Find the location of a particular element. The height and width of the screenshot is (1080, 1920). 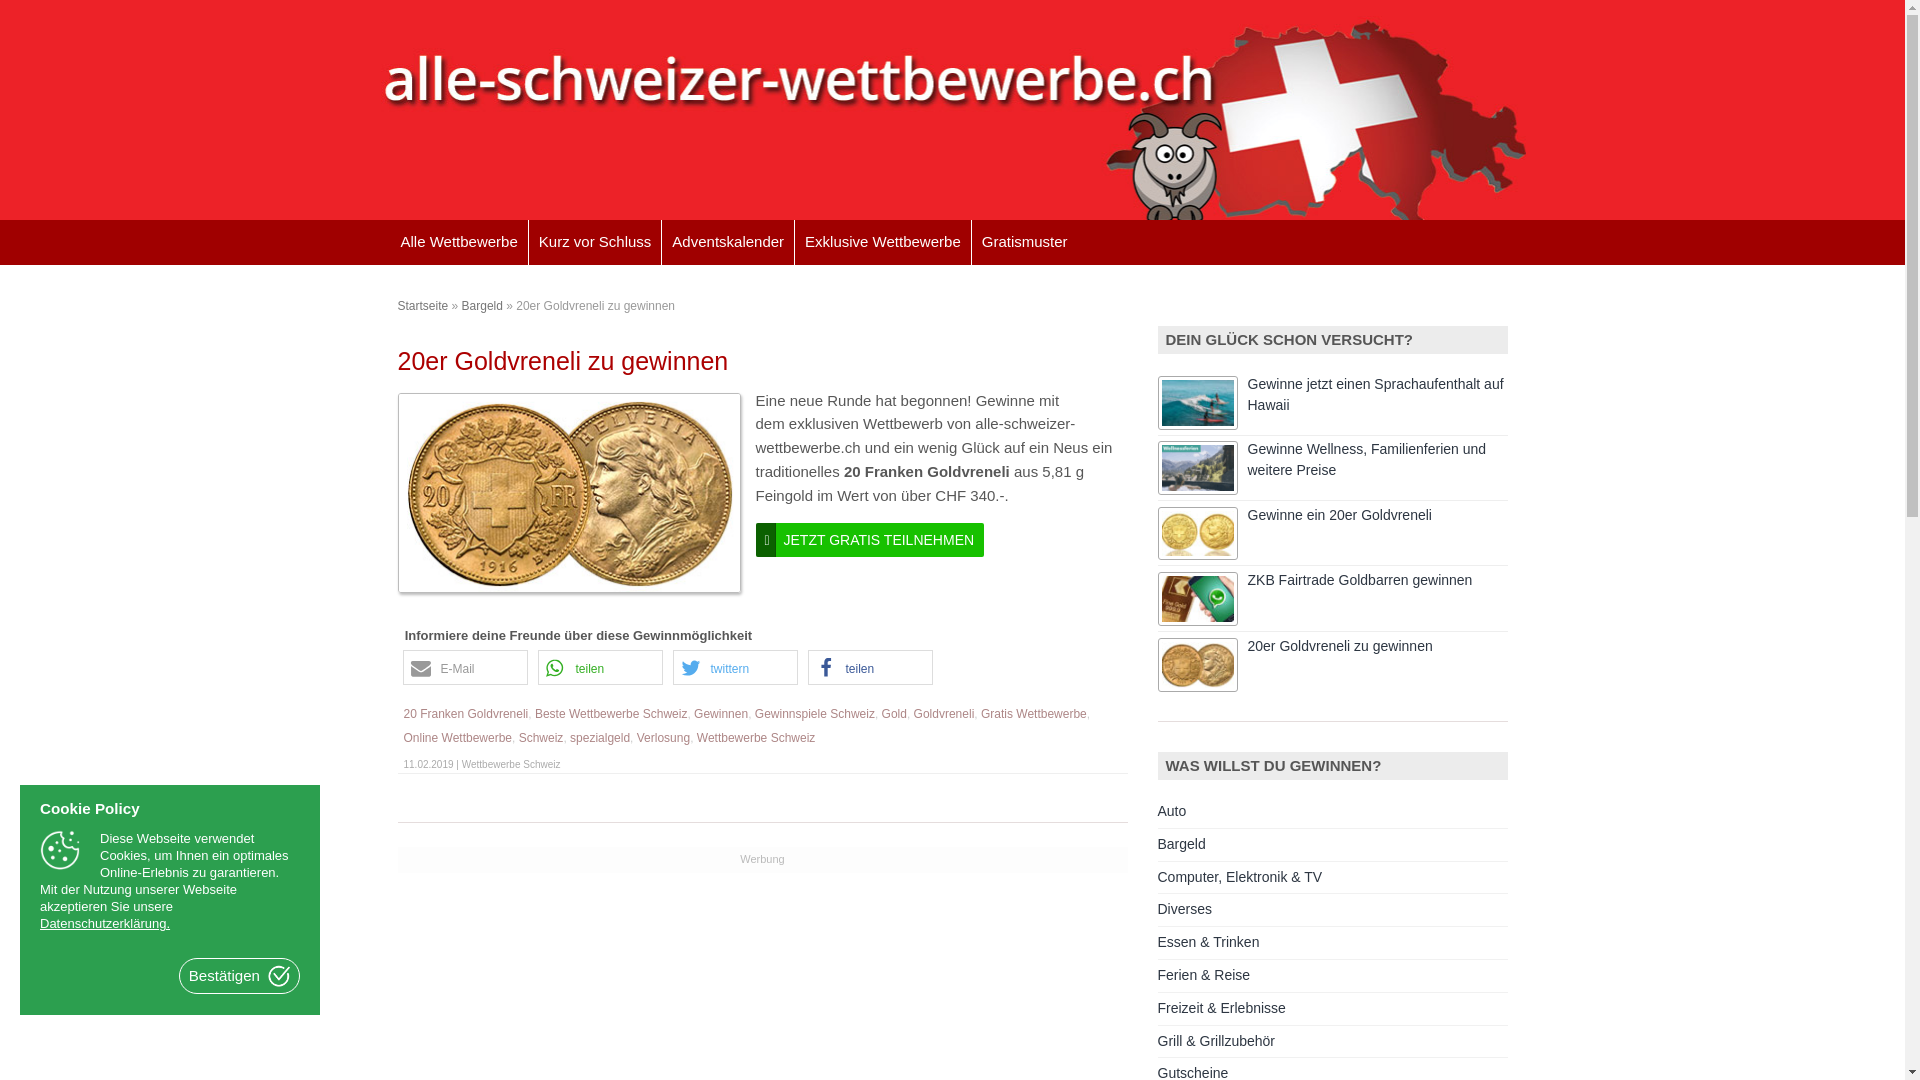

'Alle Wettbewerbe' is located at coordinates (457, 240).